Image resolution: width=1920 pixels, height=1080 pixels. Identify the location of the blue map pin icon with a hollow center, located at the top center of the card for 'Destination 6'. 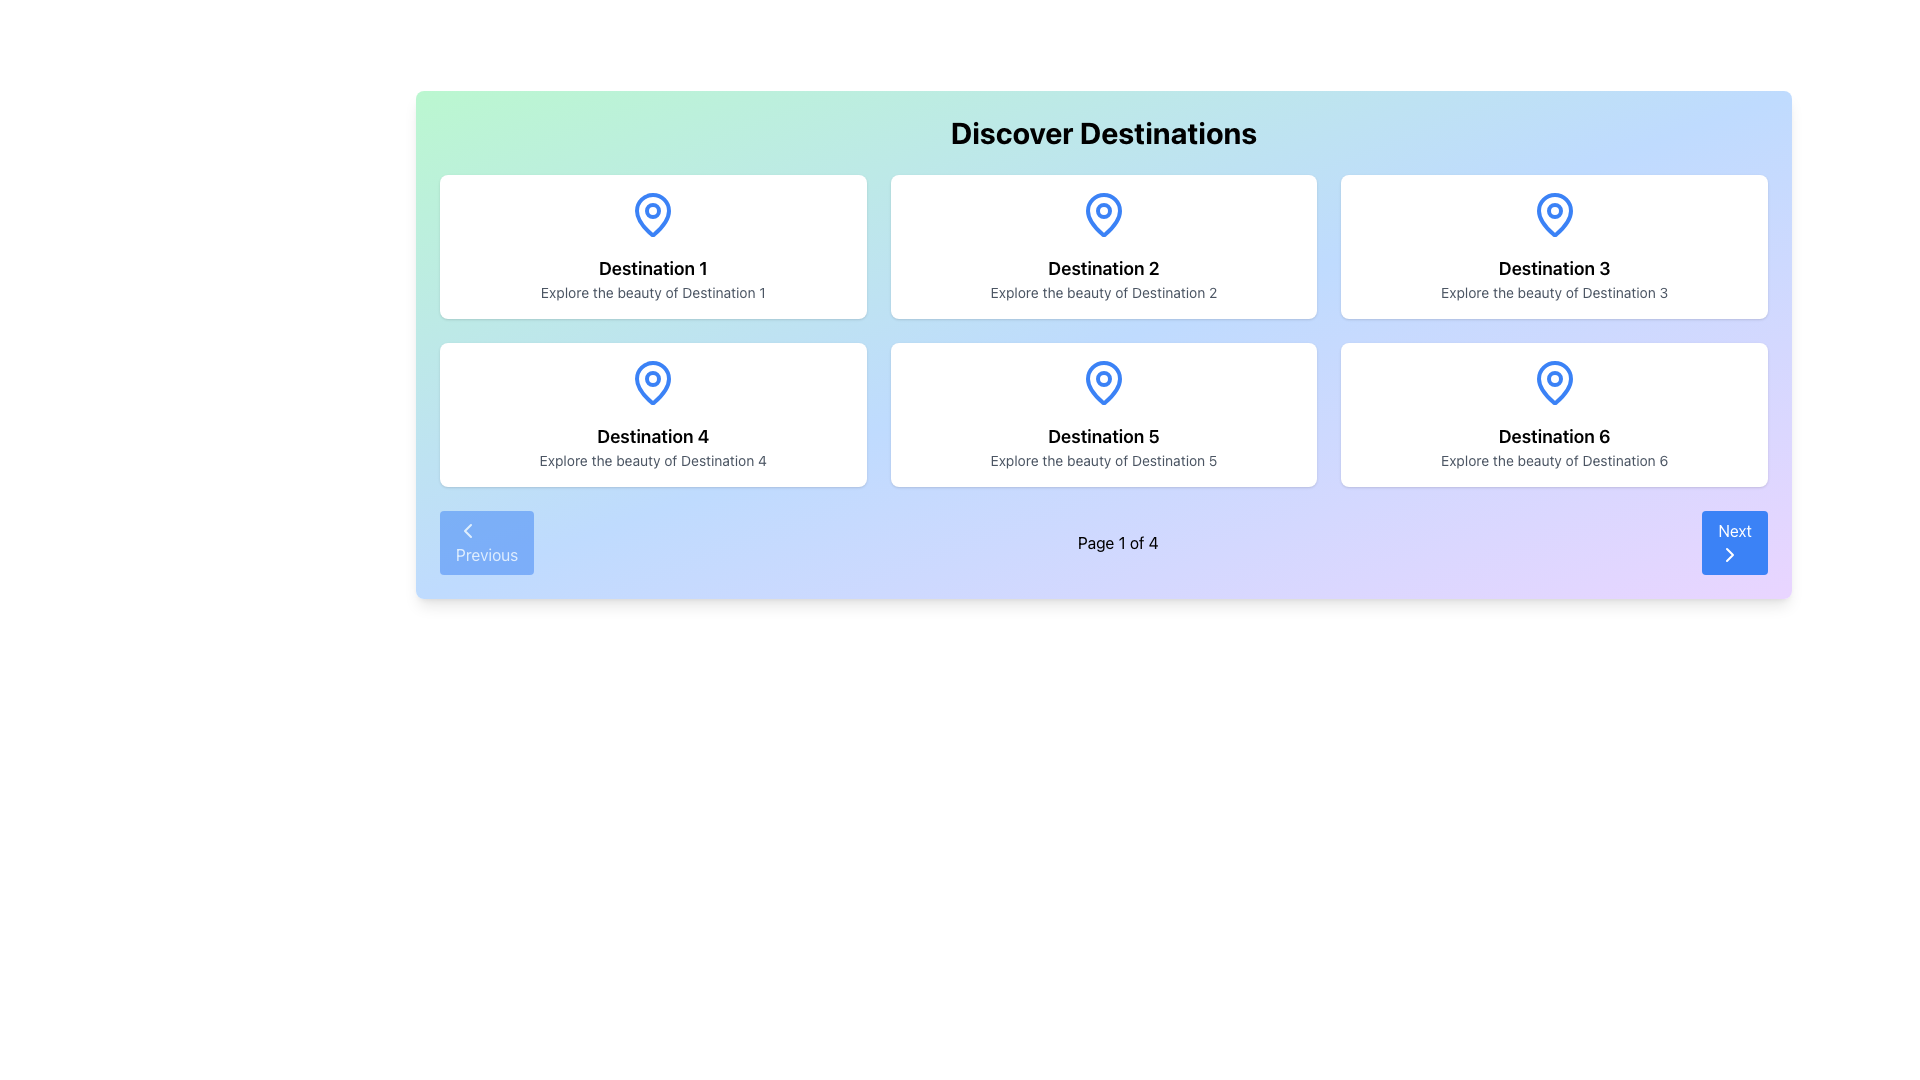
(1553, 382).